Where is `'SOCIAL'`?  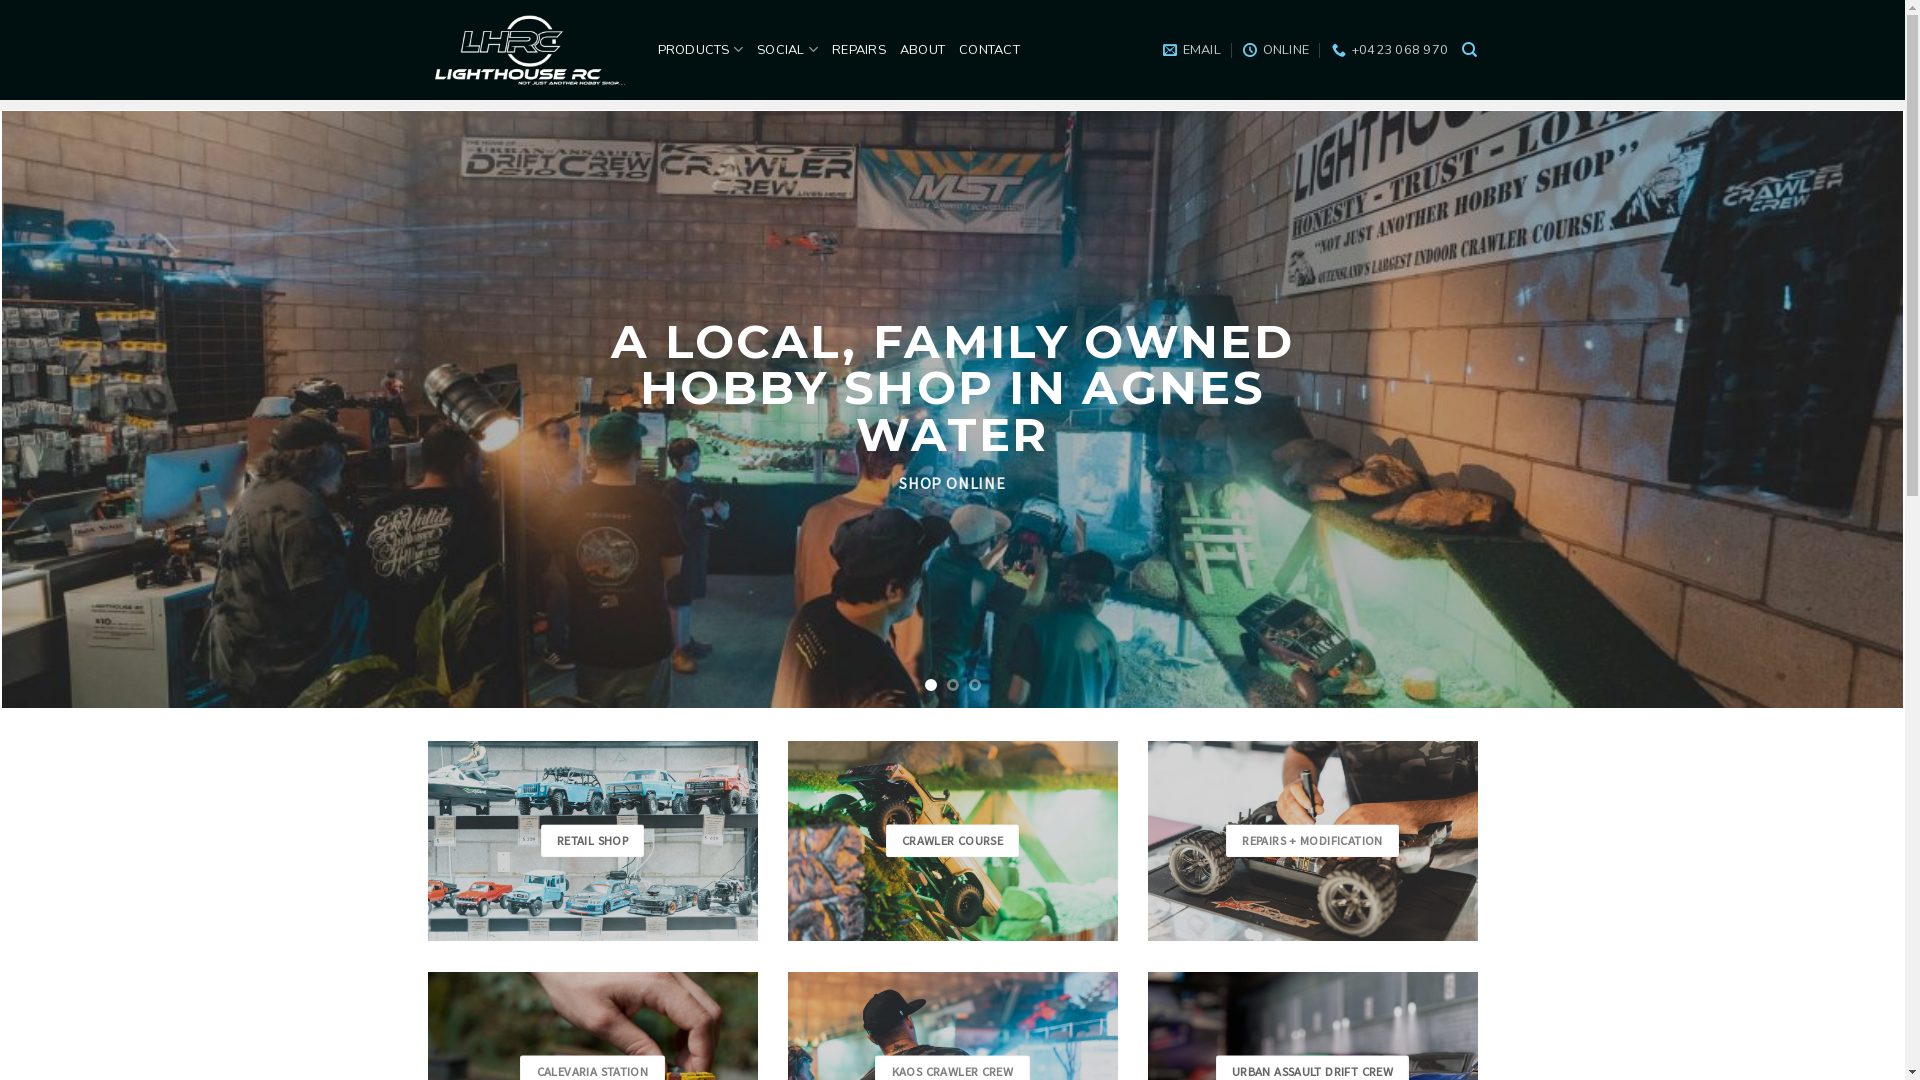 'SOCIAL' is located at coordinates (786, 48).